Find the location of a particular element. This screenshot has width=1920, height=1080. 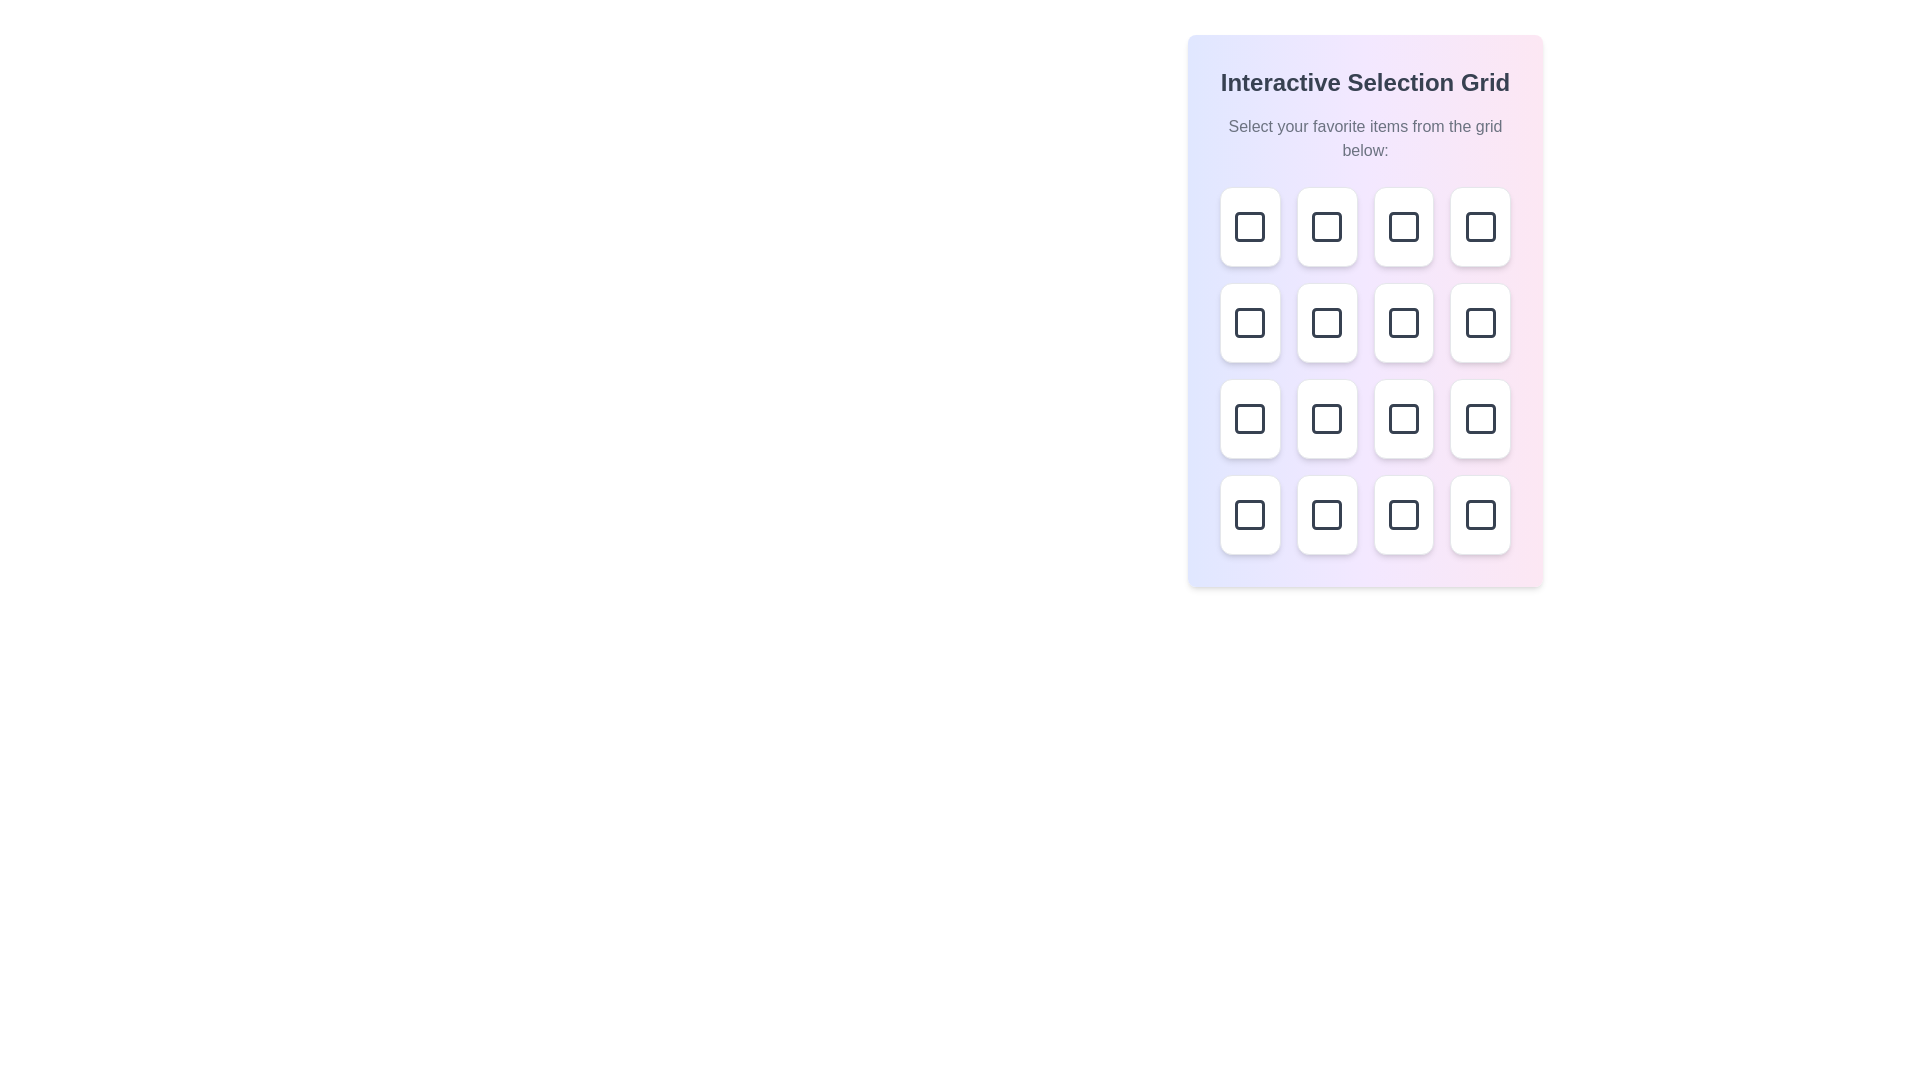

the second selectable item in the first row of the 'Interactive Selection Grid' is located at coordinates (1326, 226).